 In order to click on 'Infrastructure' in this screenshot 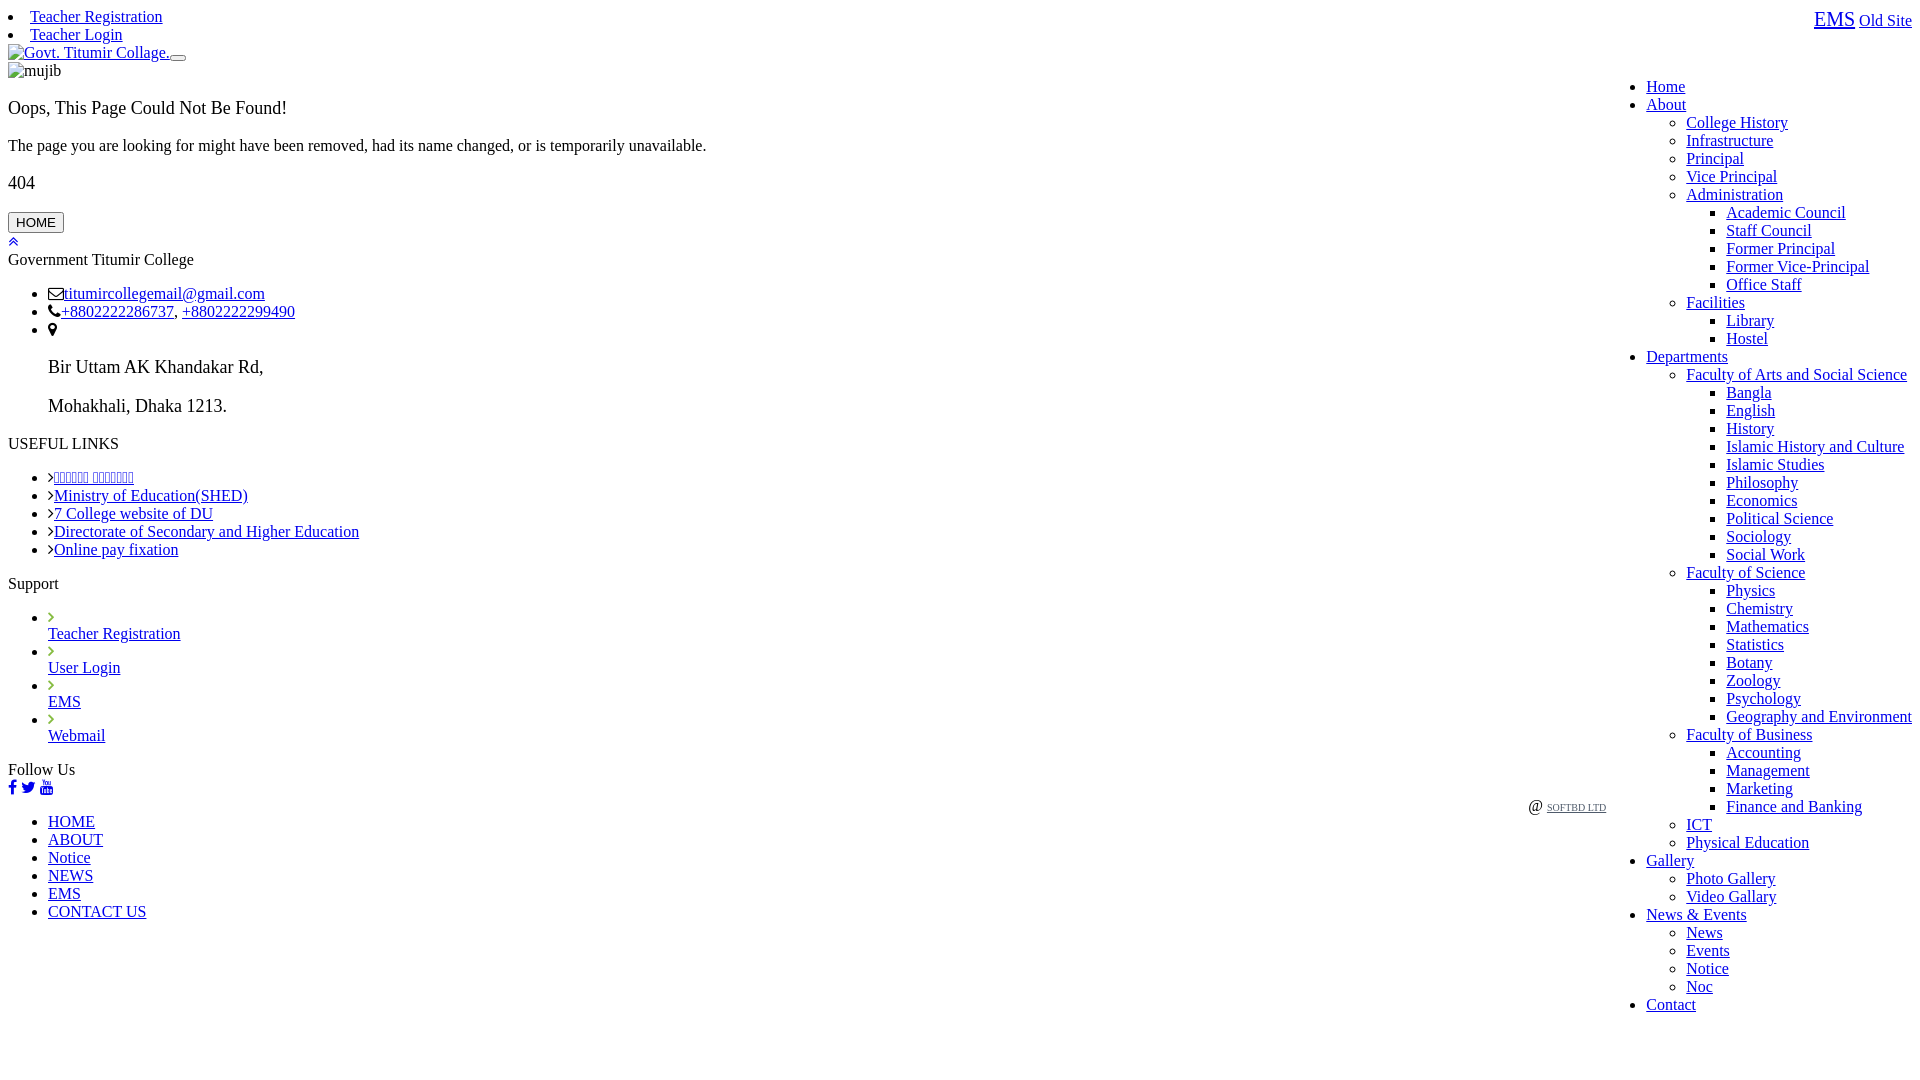, I will do `click(1728, 139)`.